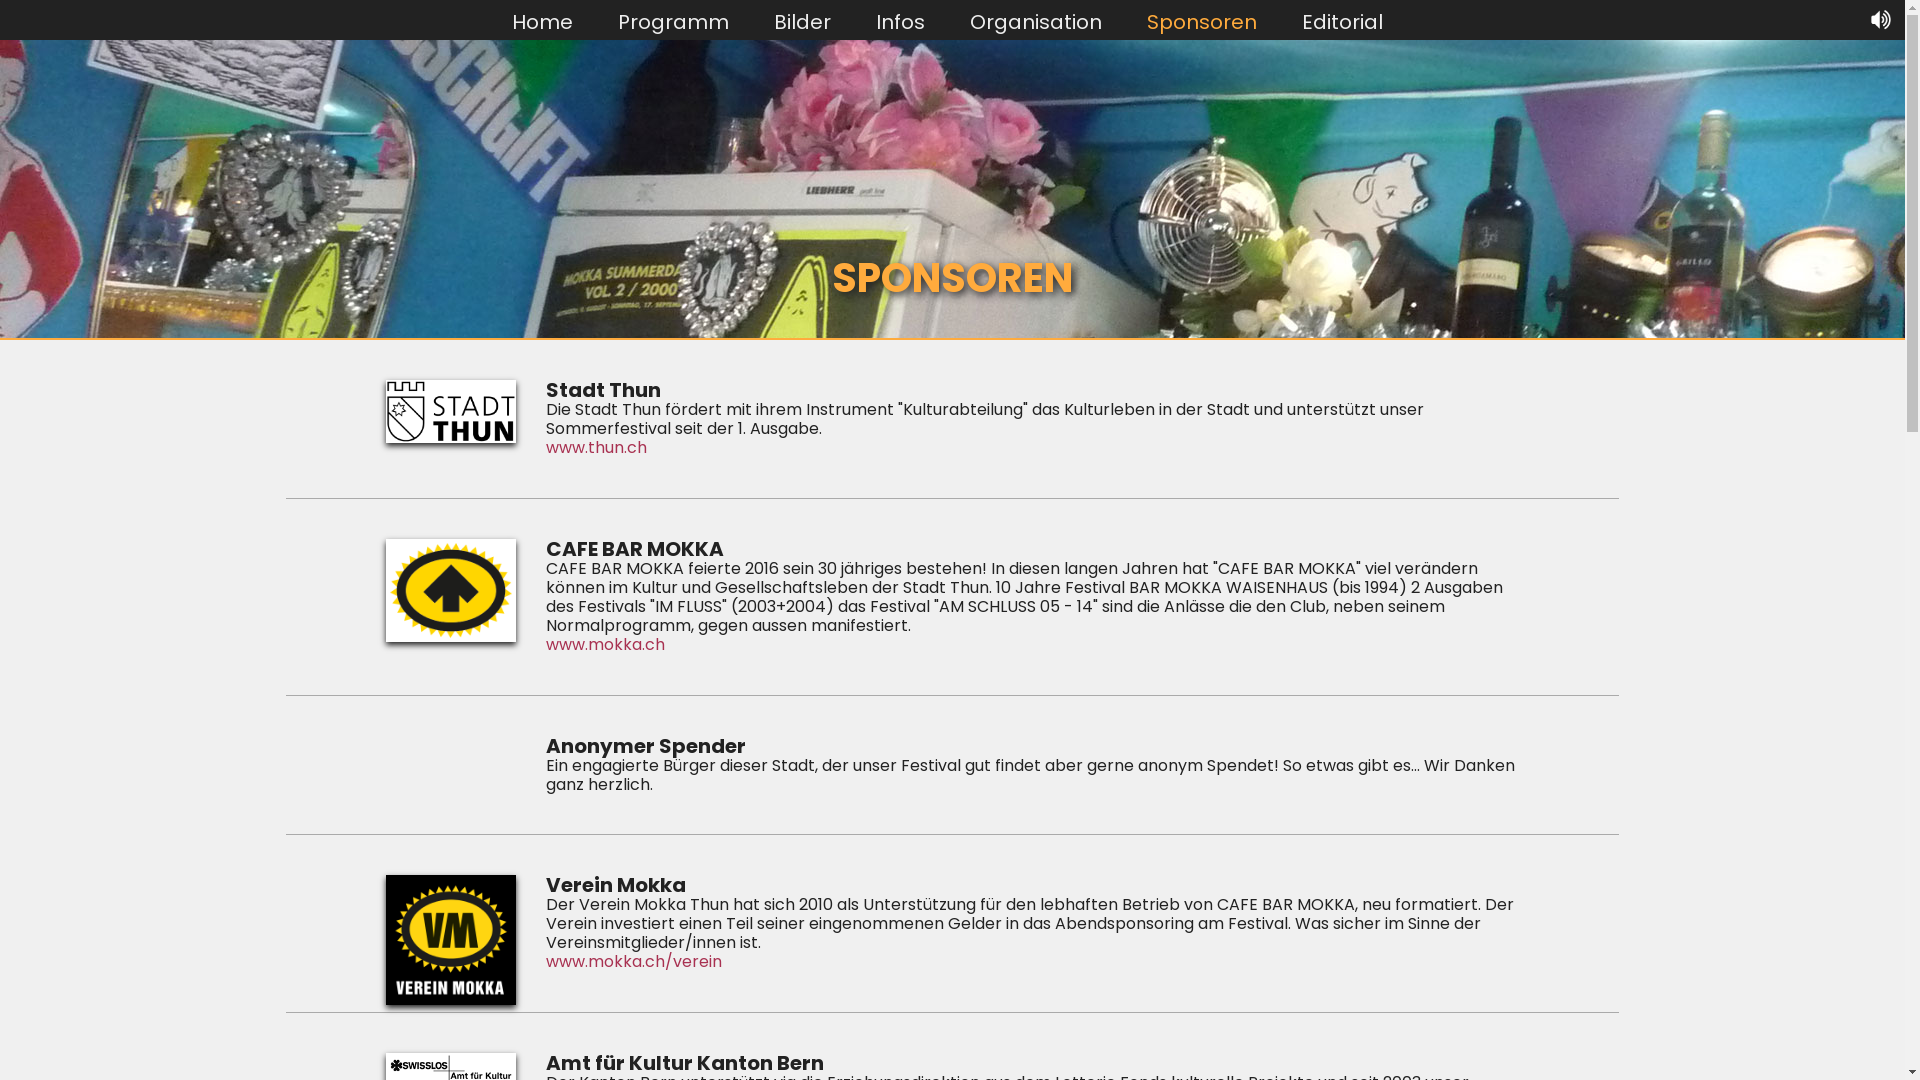 Image resolution: width=1920 pixels, height=1080 pixels. I want to click on 'Programm', so click(673, 20).